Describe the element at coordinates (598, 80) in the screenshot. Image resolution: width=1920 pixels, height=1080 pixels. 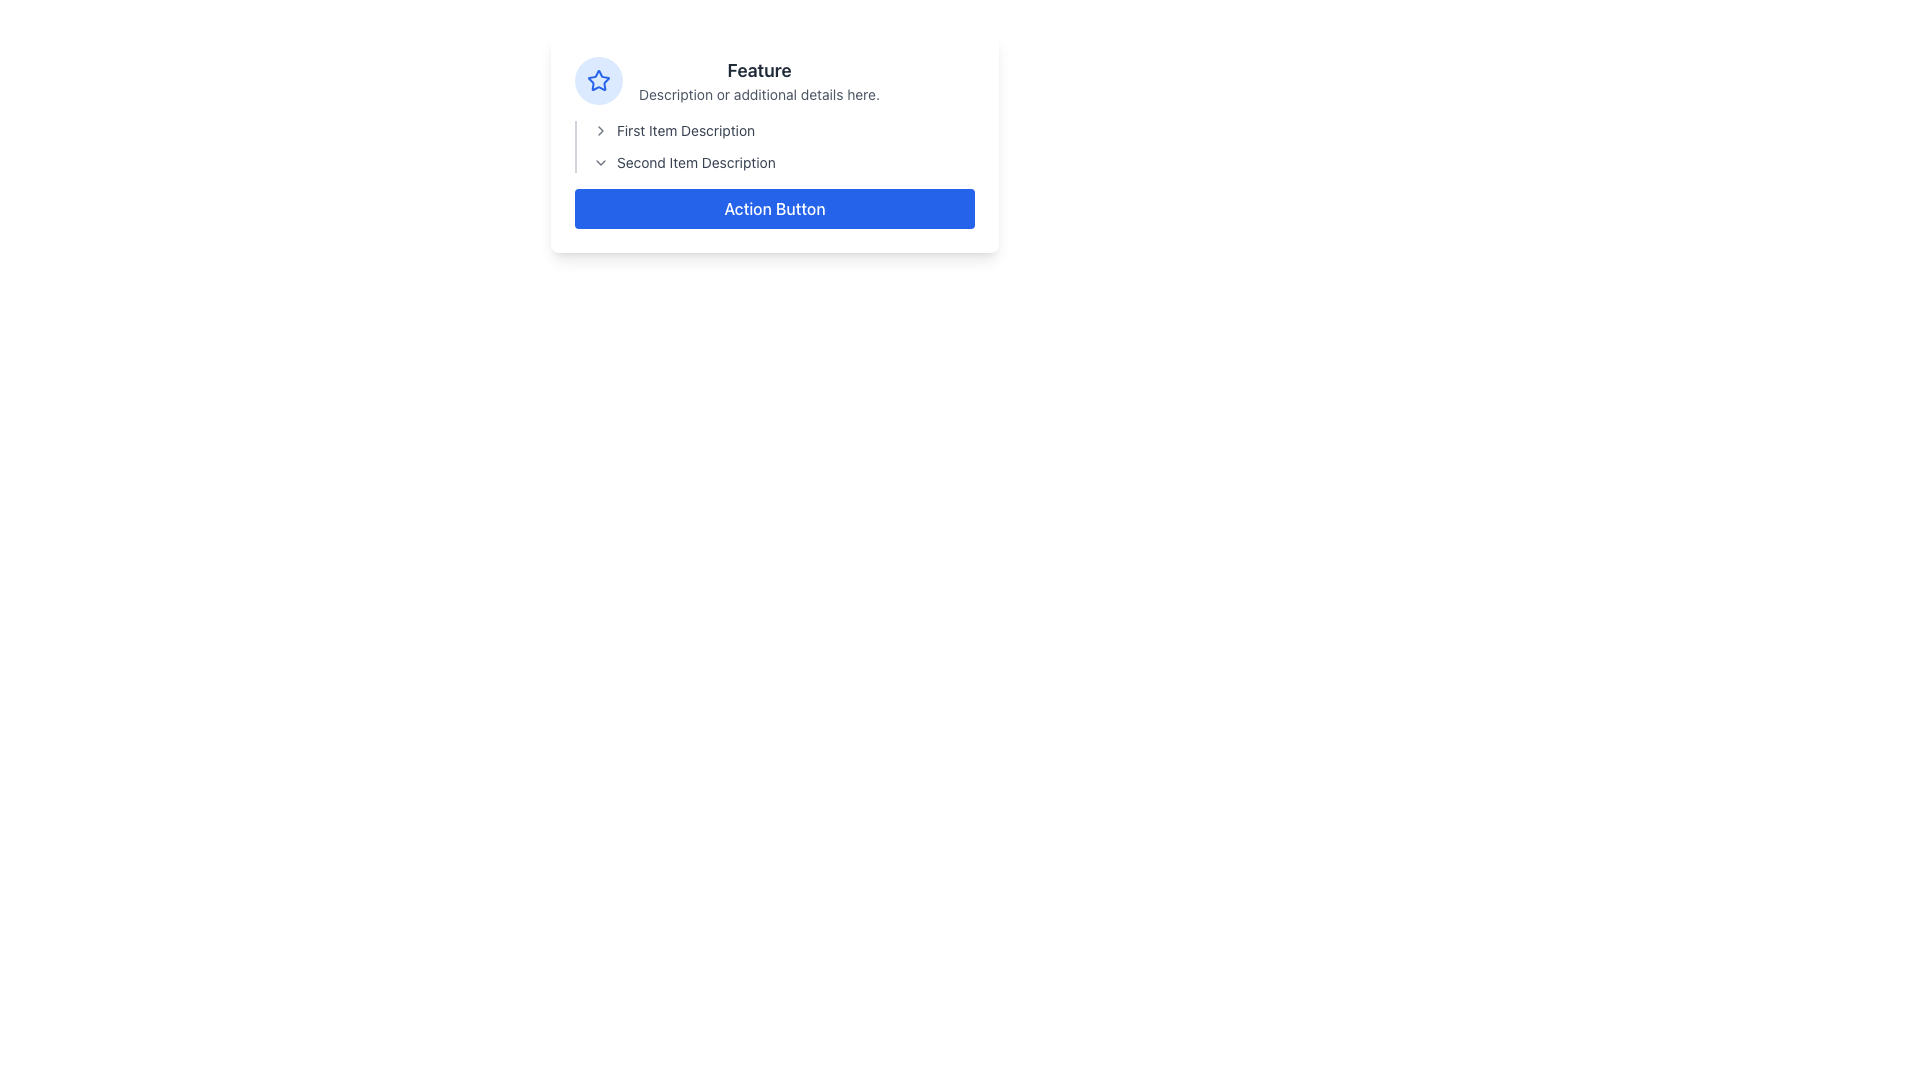
I see `the star-shaped icon with a blue outline located within a circular blue background at the top left of the feature card component` at that location.